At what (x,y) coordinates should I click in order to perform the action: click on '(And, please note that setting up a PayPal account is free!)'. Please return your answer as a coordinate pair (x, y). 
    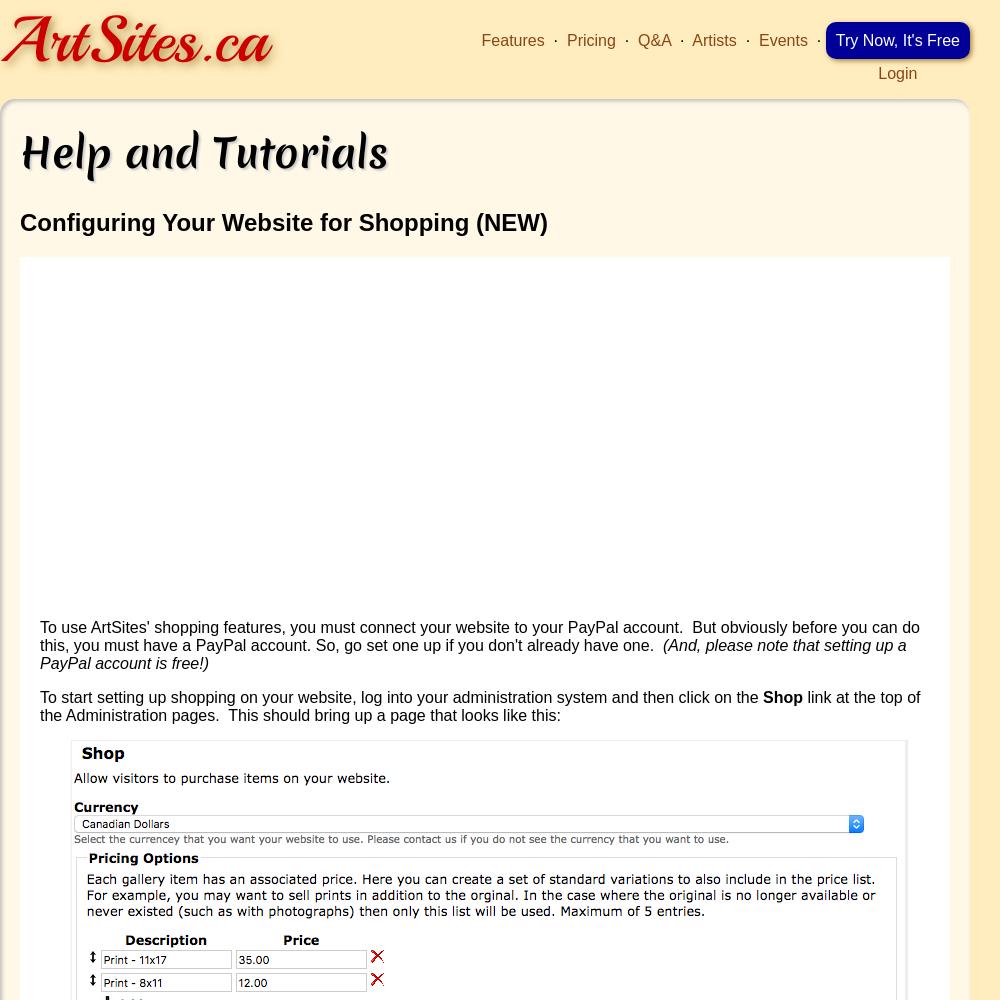
    Looking at the image, I should click on (472, 653).